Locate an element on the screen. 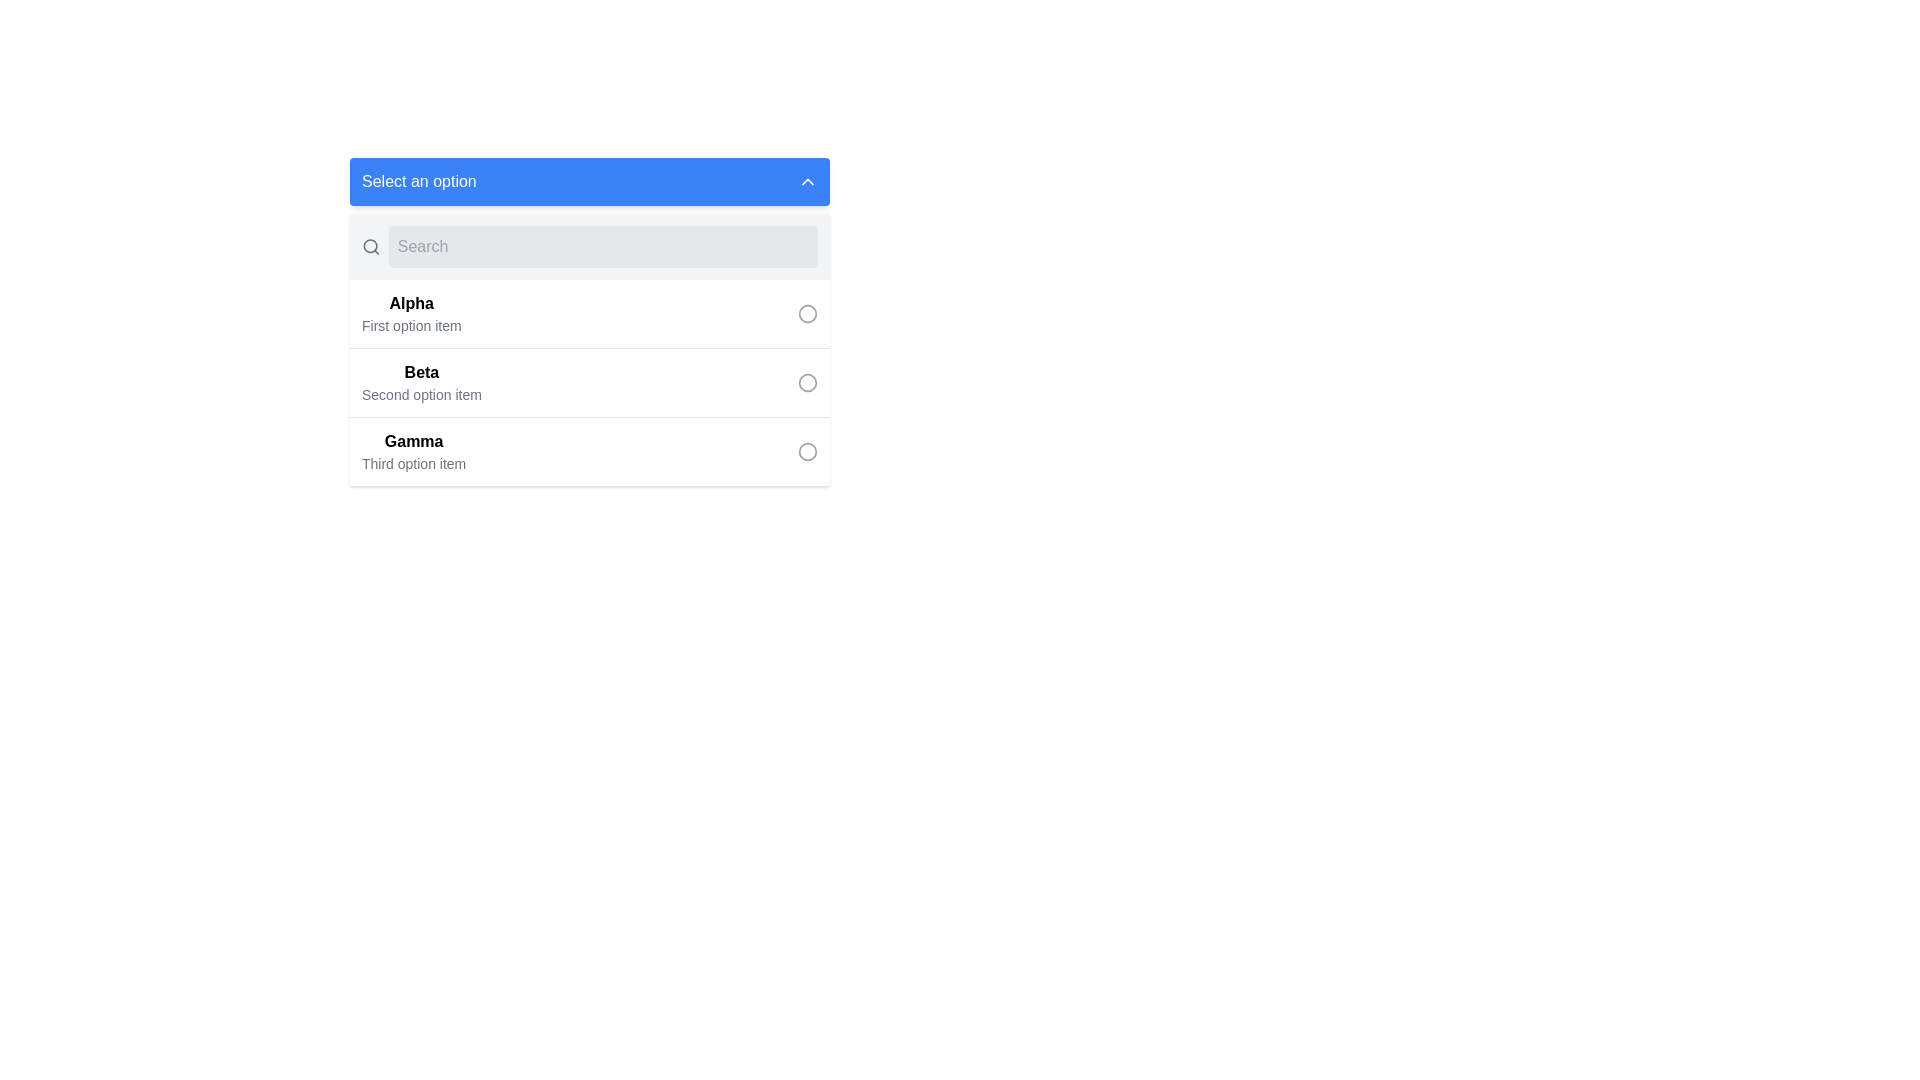  the static text label displaying 'Gamma', which is the title of the third option in a vertical list, located centrally above the description text 'Third option item' is located at coordinates (413, 441).